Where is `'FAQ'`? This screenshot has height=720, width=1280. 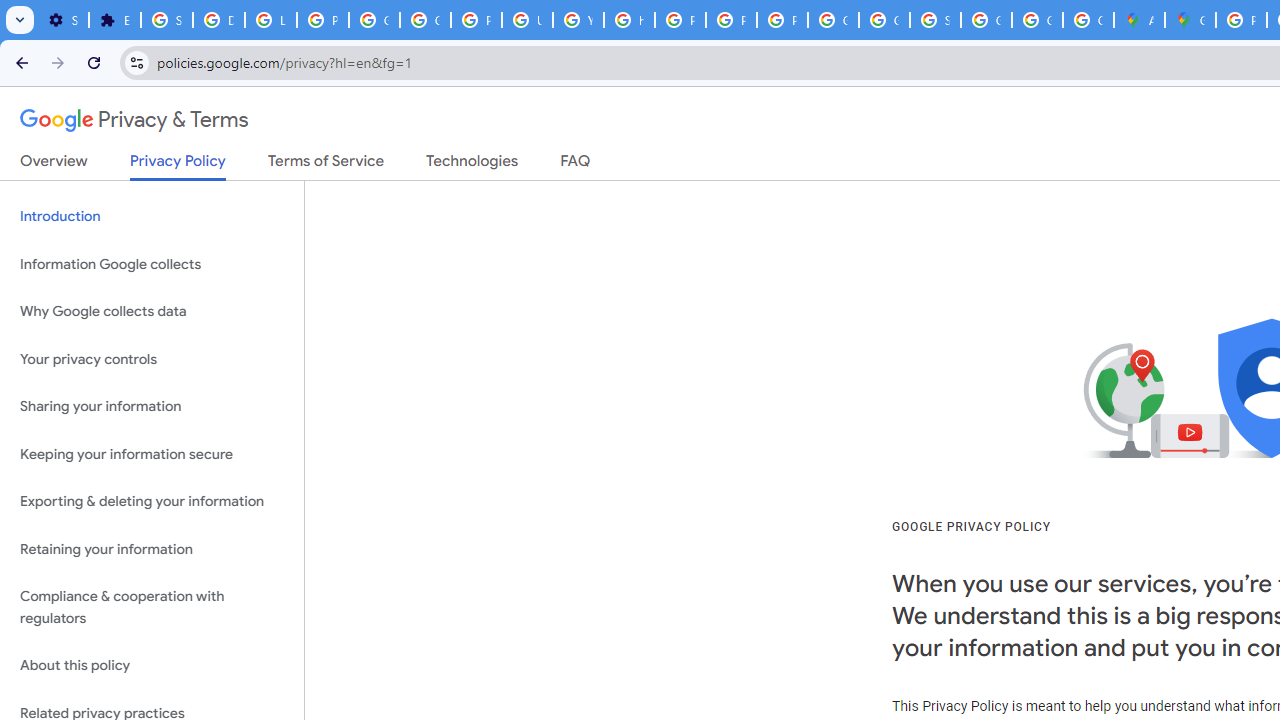 'FAQ' is located at coordinates (575, 164).